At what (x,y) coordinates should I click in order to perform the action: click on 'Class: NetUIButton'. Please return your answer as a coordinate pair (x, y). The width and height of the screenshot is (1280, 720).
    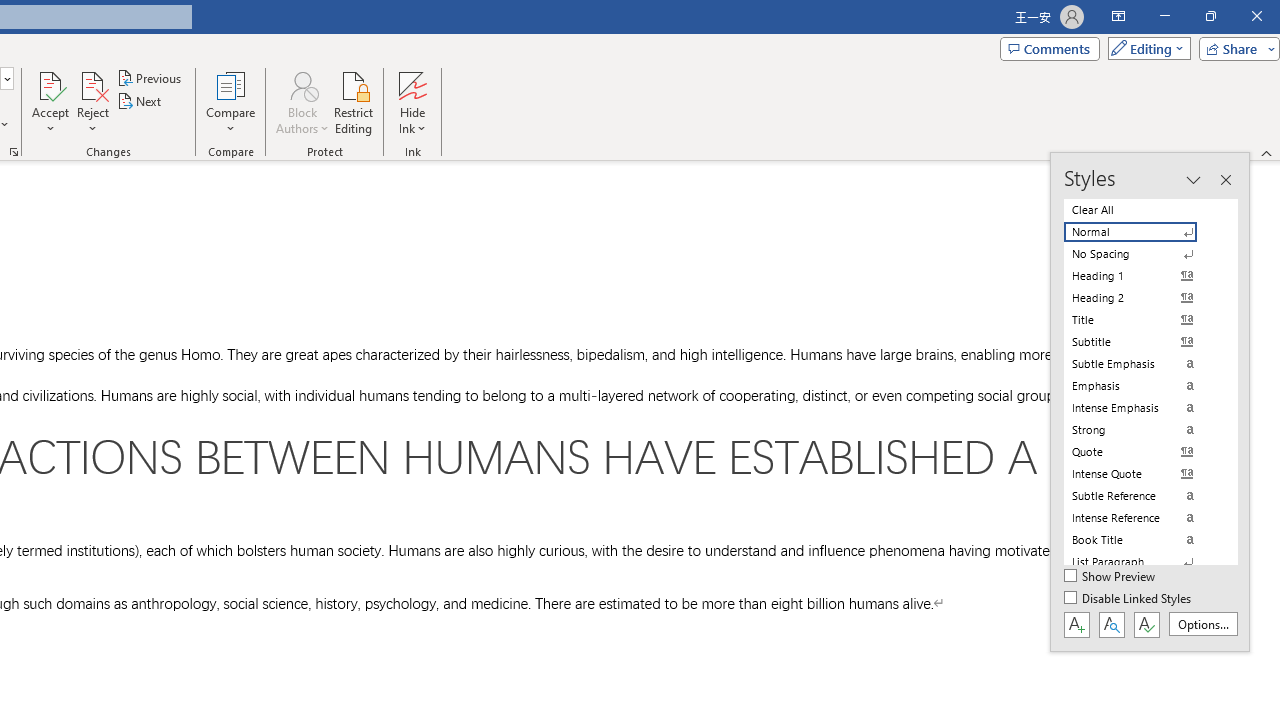
    Looking at the image, I should click on (1146, 623).